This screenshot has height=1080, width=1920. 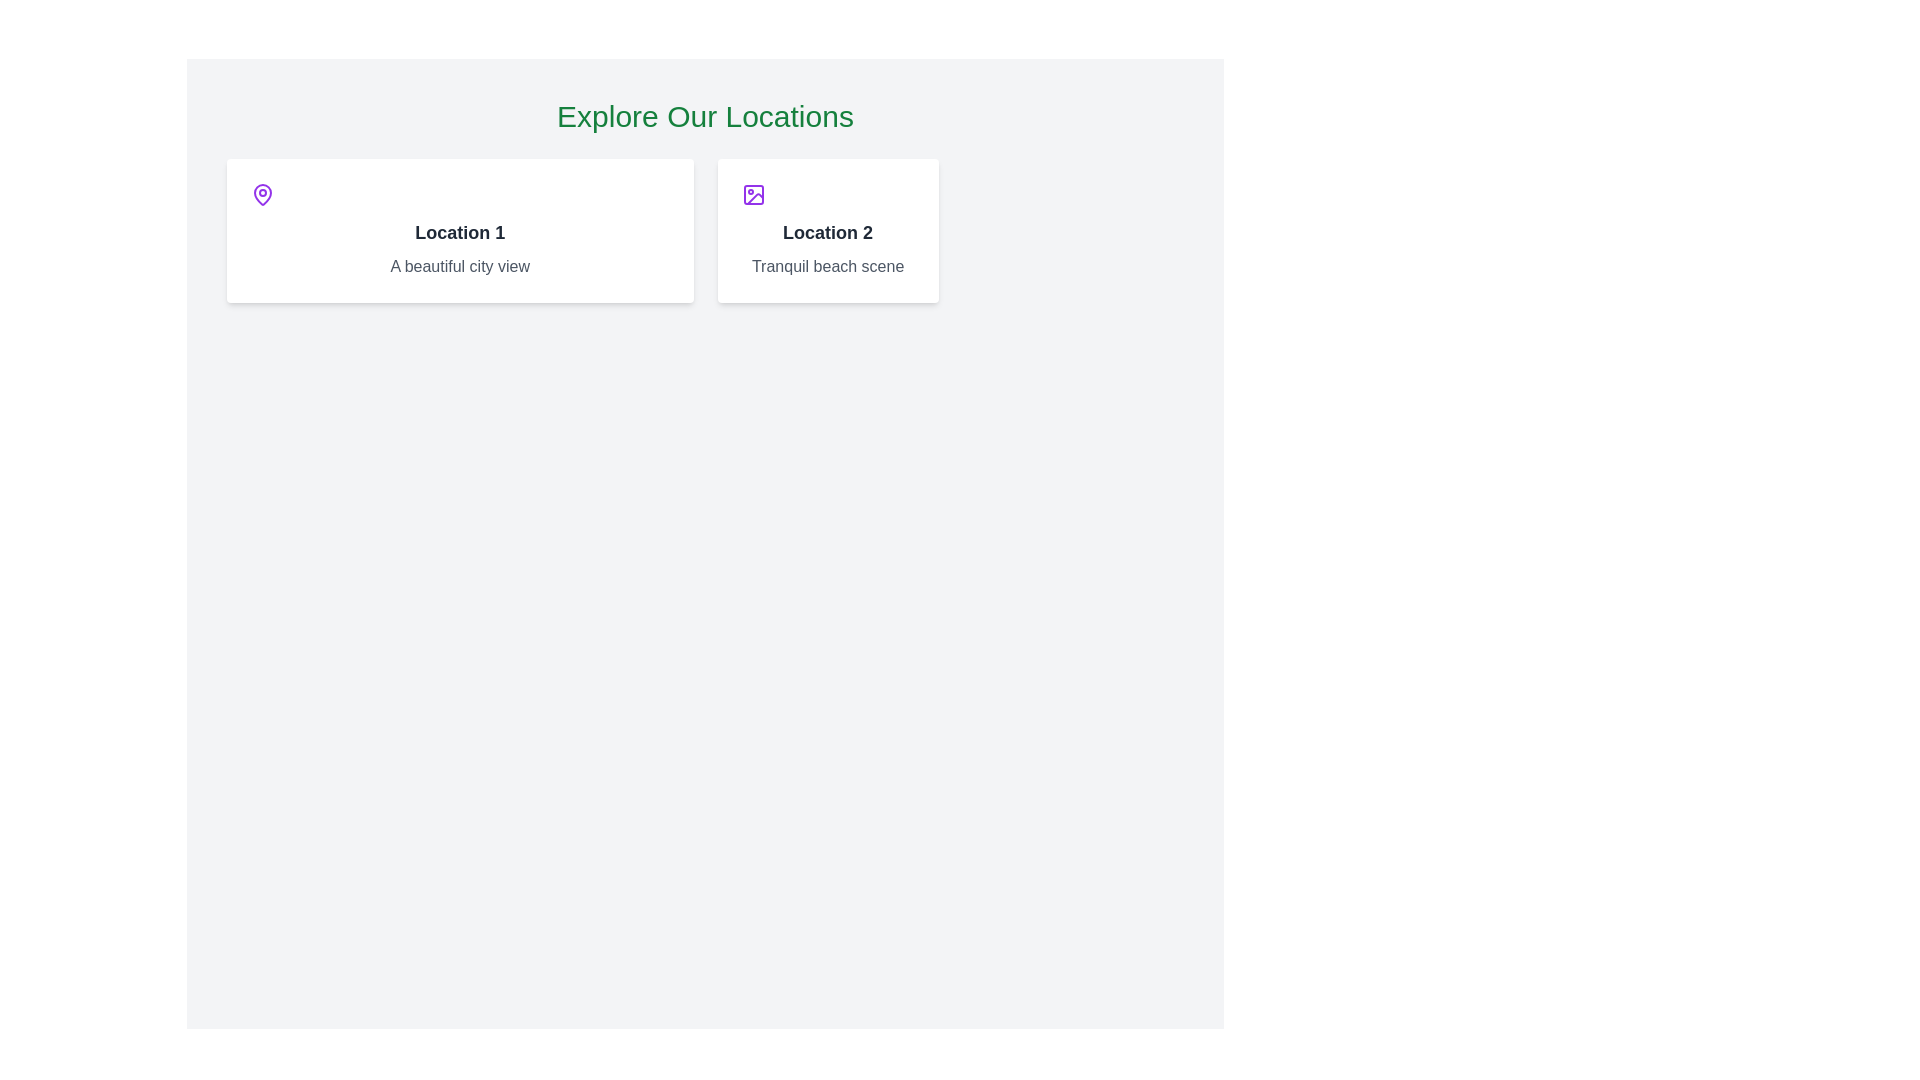 What do you see at coordinates (752, 195) in the screenshot?
I see `the icon located in the top-left corner inside the second card labeled 'Location 2', which indicates that the card content is related to an image or visual representation` at bounding box center [752, 195].